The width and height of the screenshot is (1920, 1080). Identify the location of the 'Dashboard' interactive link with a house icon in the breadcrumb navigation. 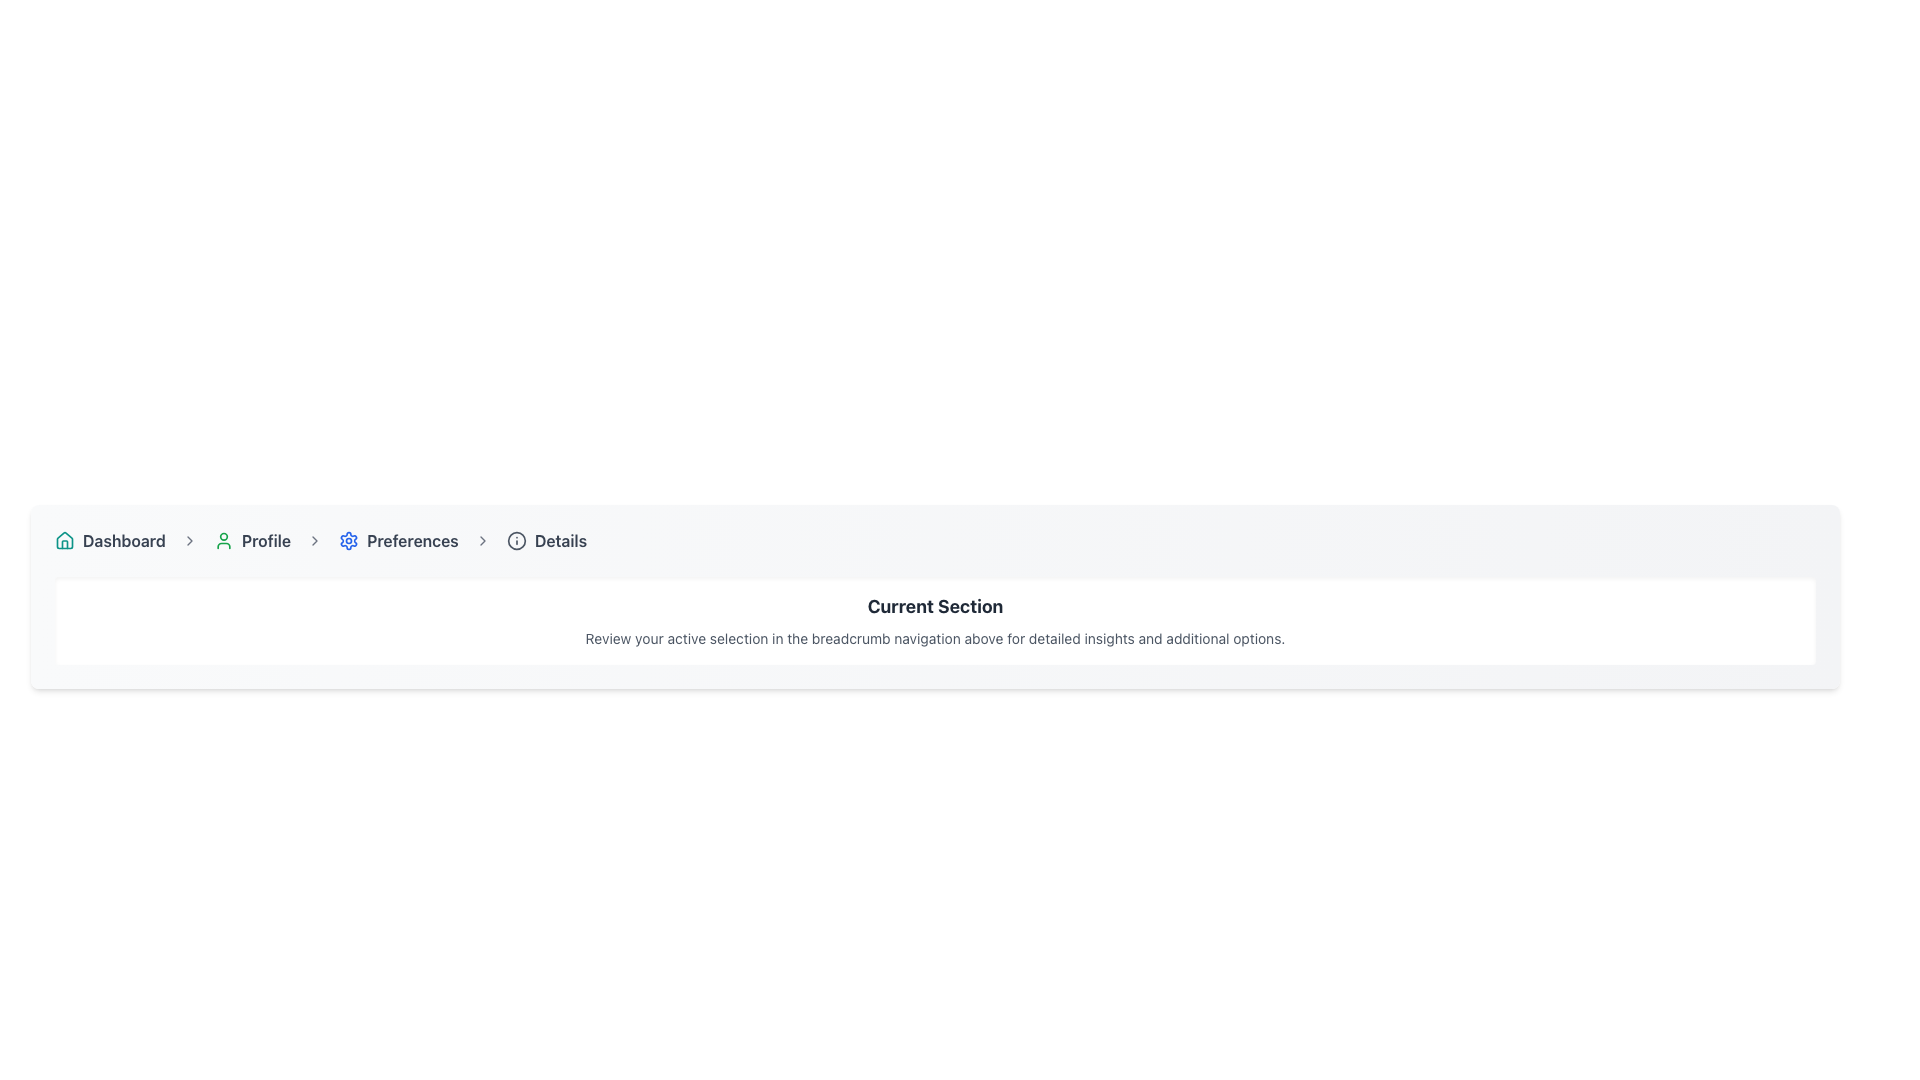
(109, 540).